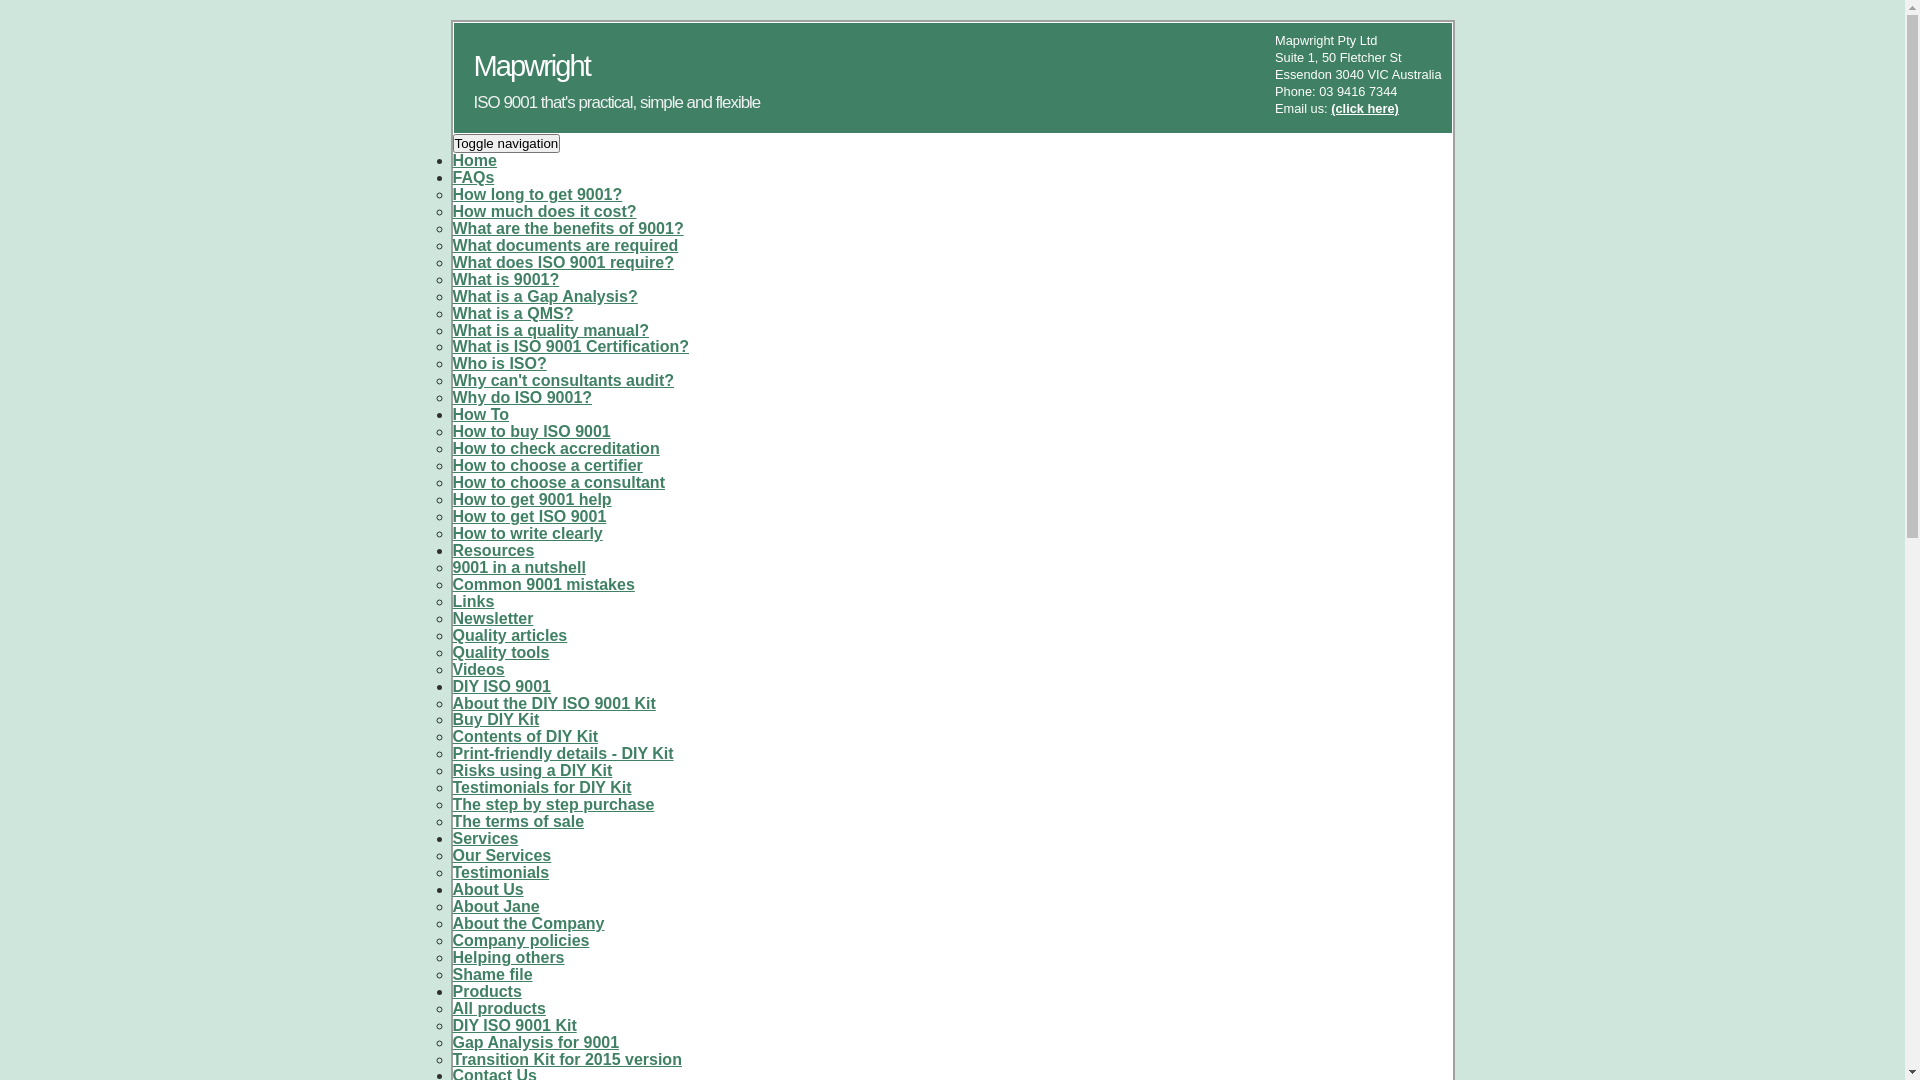 The width and height of the screenshot is (1920, 1080). What do you see at coordinates (512, 313) in the screenshot?
I see `'What is a QMS?'` at bounding box center [512, 313].